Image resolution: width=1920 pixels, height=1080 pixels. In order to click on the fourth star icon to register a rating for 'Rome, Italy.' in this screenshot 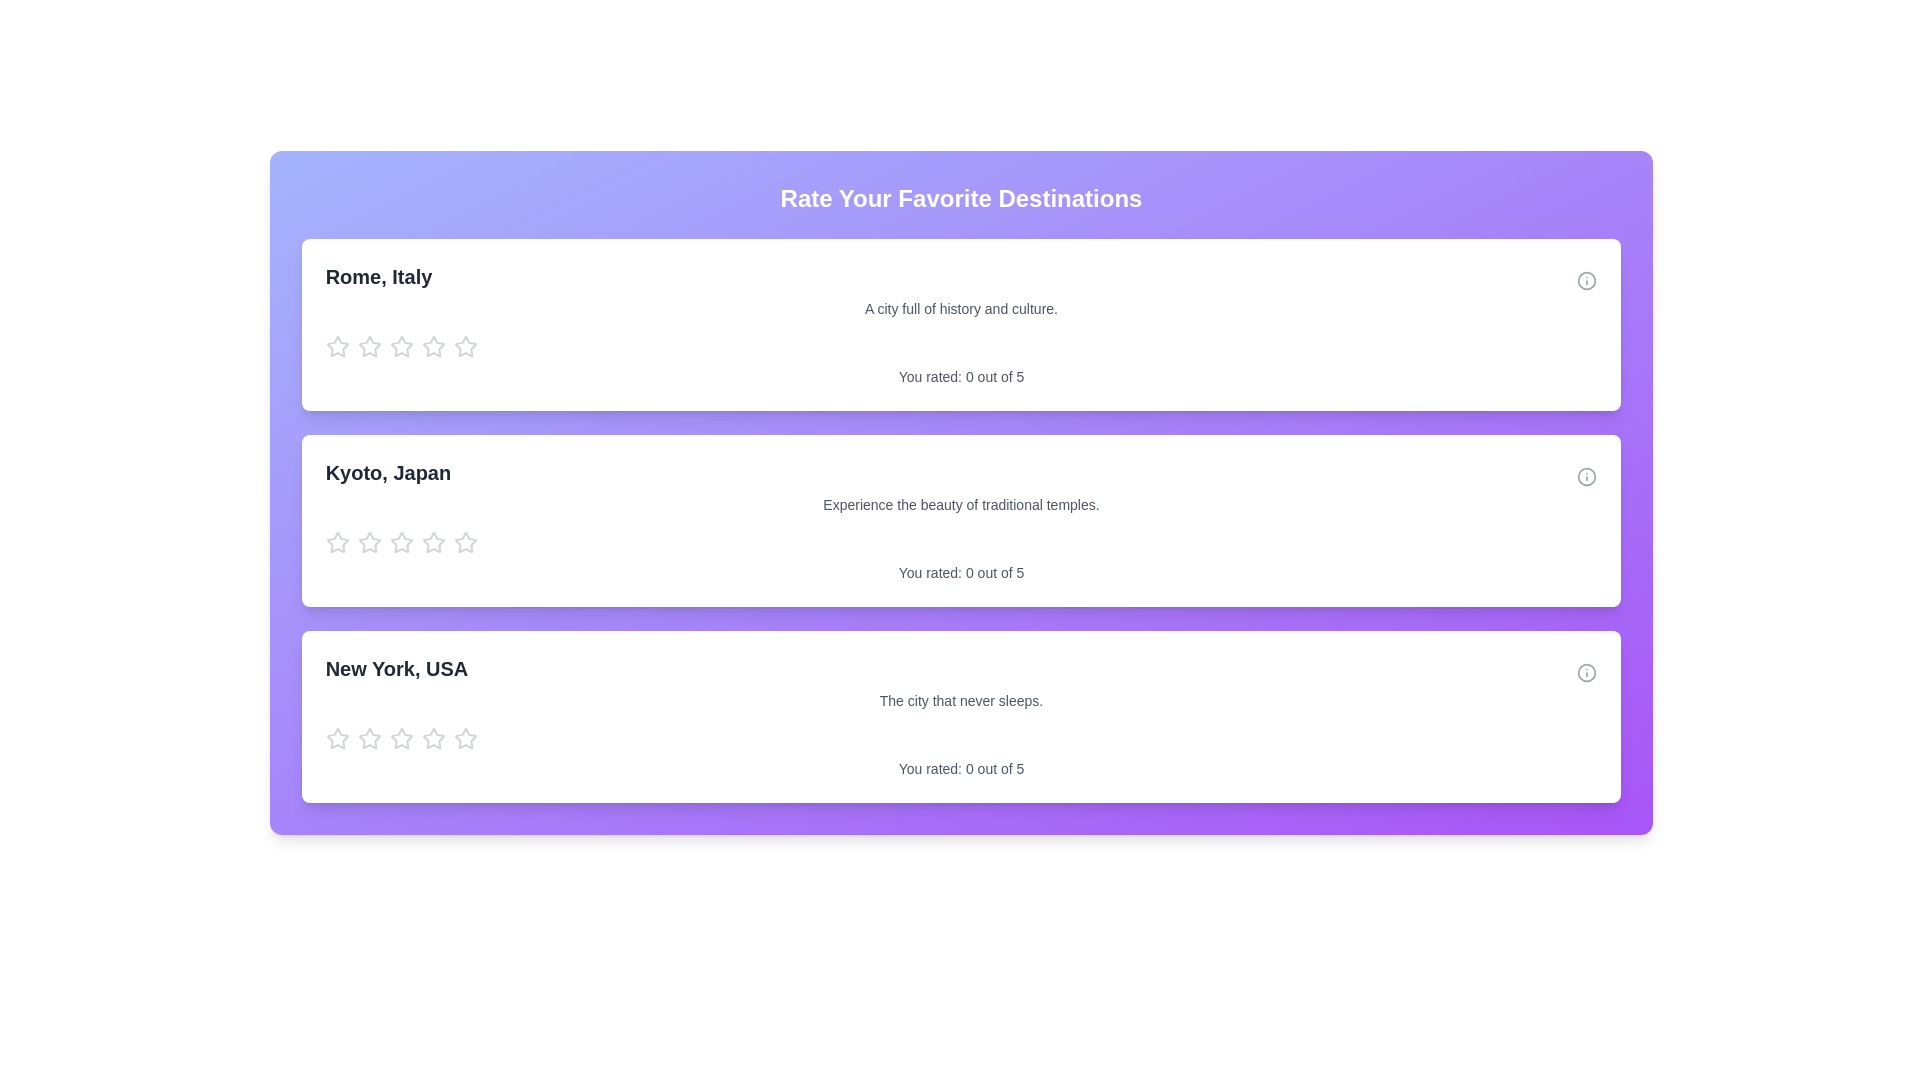, I will do `click(464, 345)`.